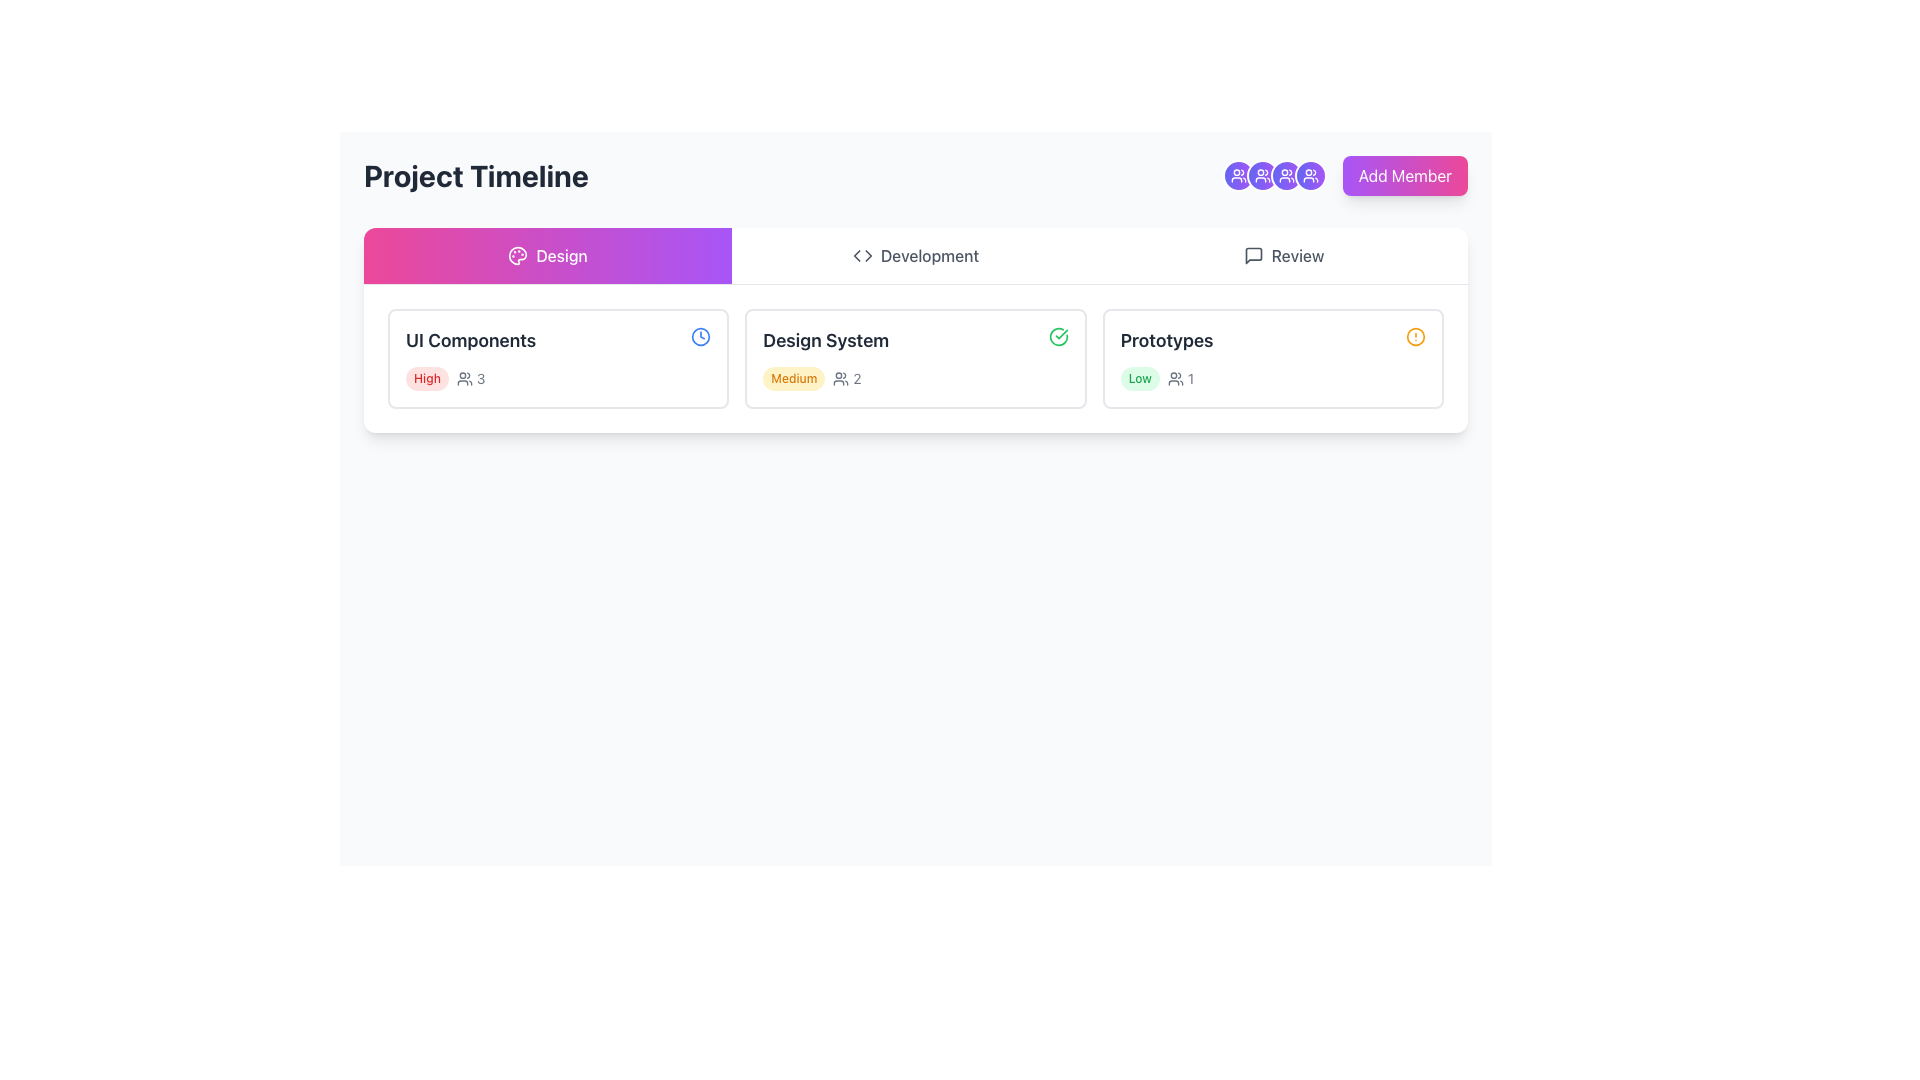  Describe the element at coordinates (426, 378) in the screenshot. I see `the 'High' priority indicator label located in the leftmost card under the 'Design' section in the 'Project Timeline' view` at that location.